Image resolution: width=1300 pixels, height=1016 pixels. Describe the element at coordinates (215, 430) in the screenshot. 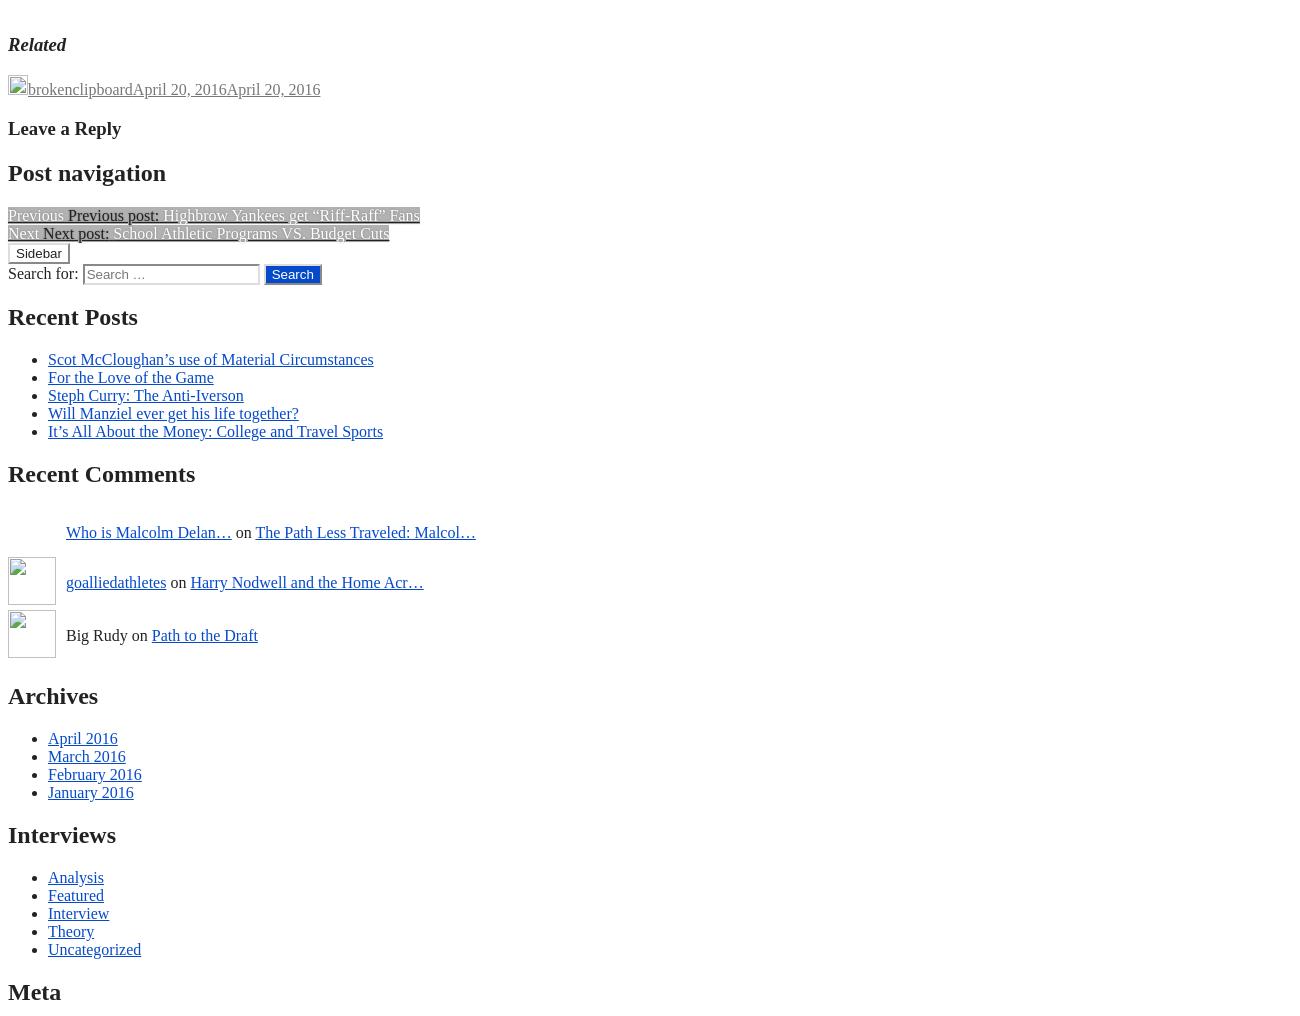

I see `'It’s All About the Money: College and Travel Sports'` at that location.